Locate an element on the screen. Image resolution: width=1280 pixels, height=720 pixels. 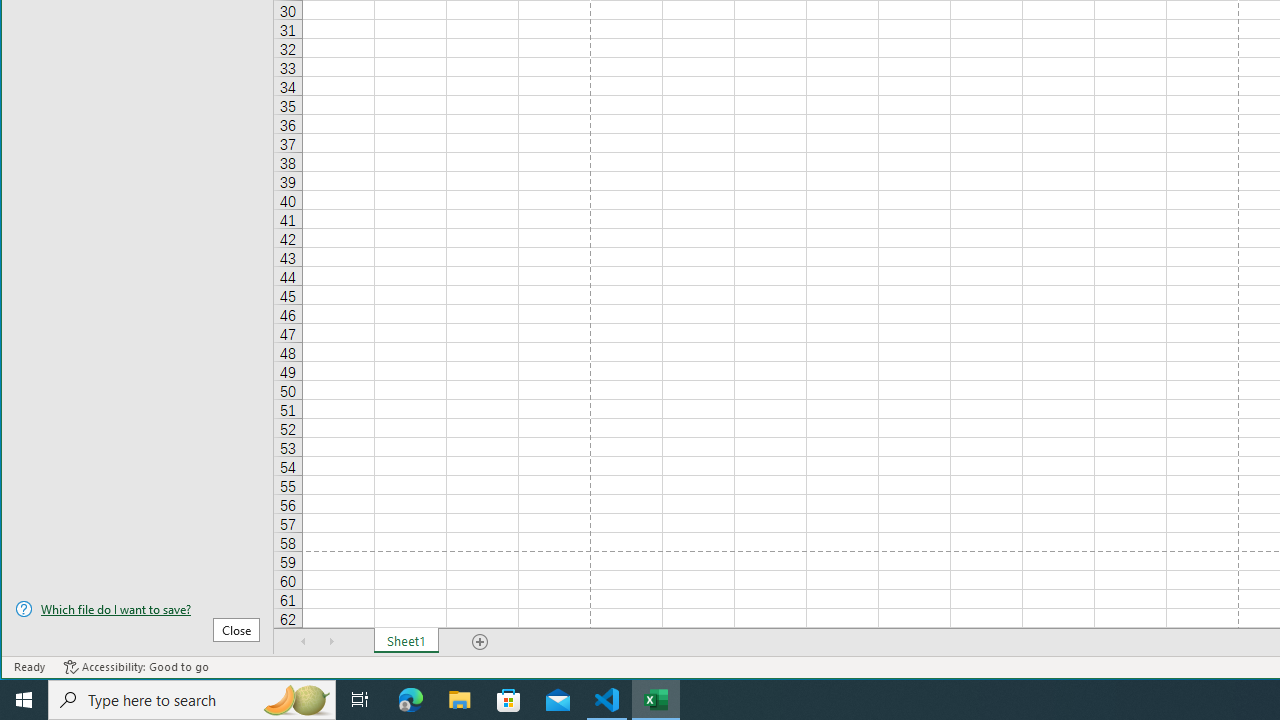
'Excel - 1 running window' is located at coordinates (656, 698).